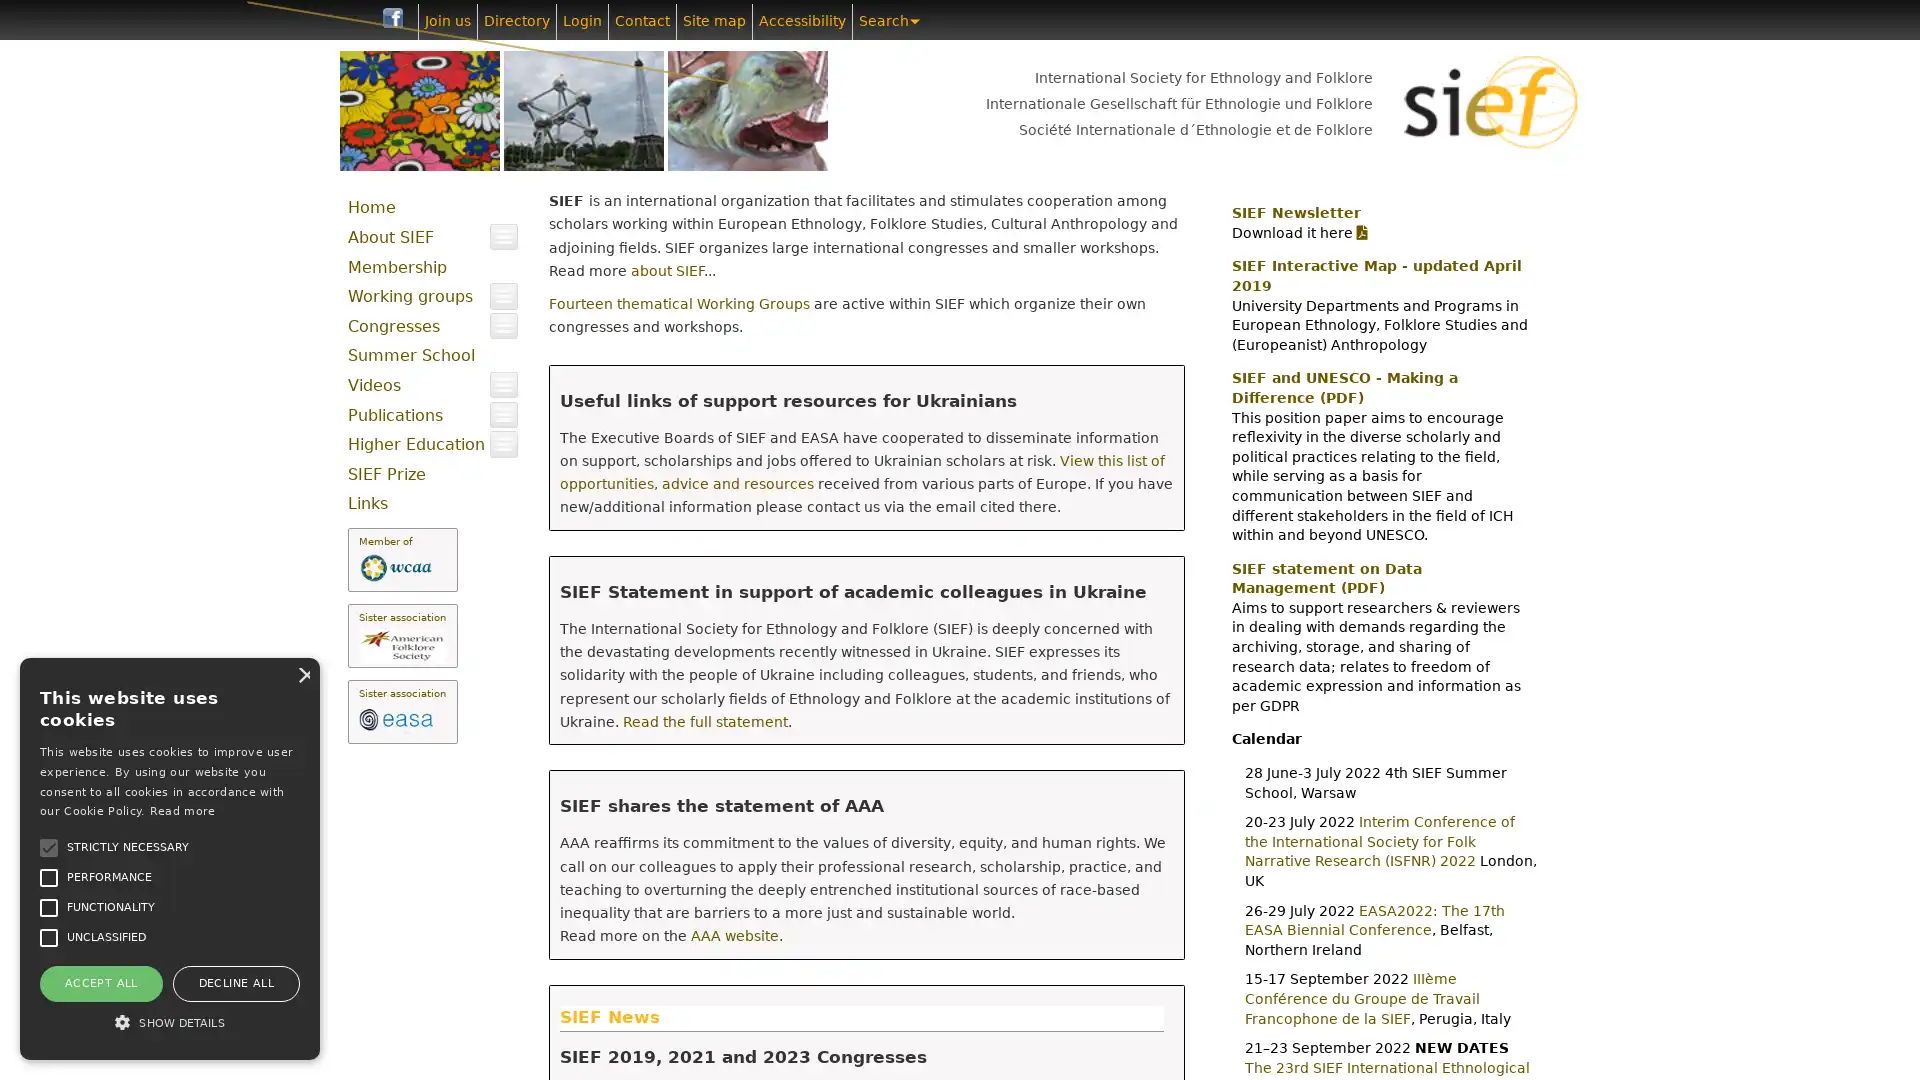 This screenshot has width=1920, height=1080. I want to click on SHOW DETAILS, so click(169, 1022).